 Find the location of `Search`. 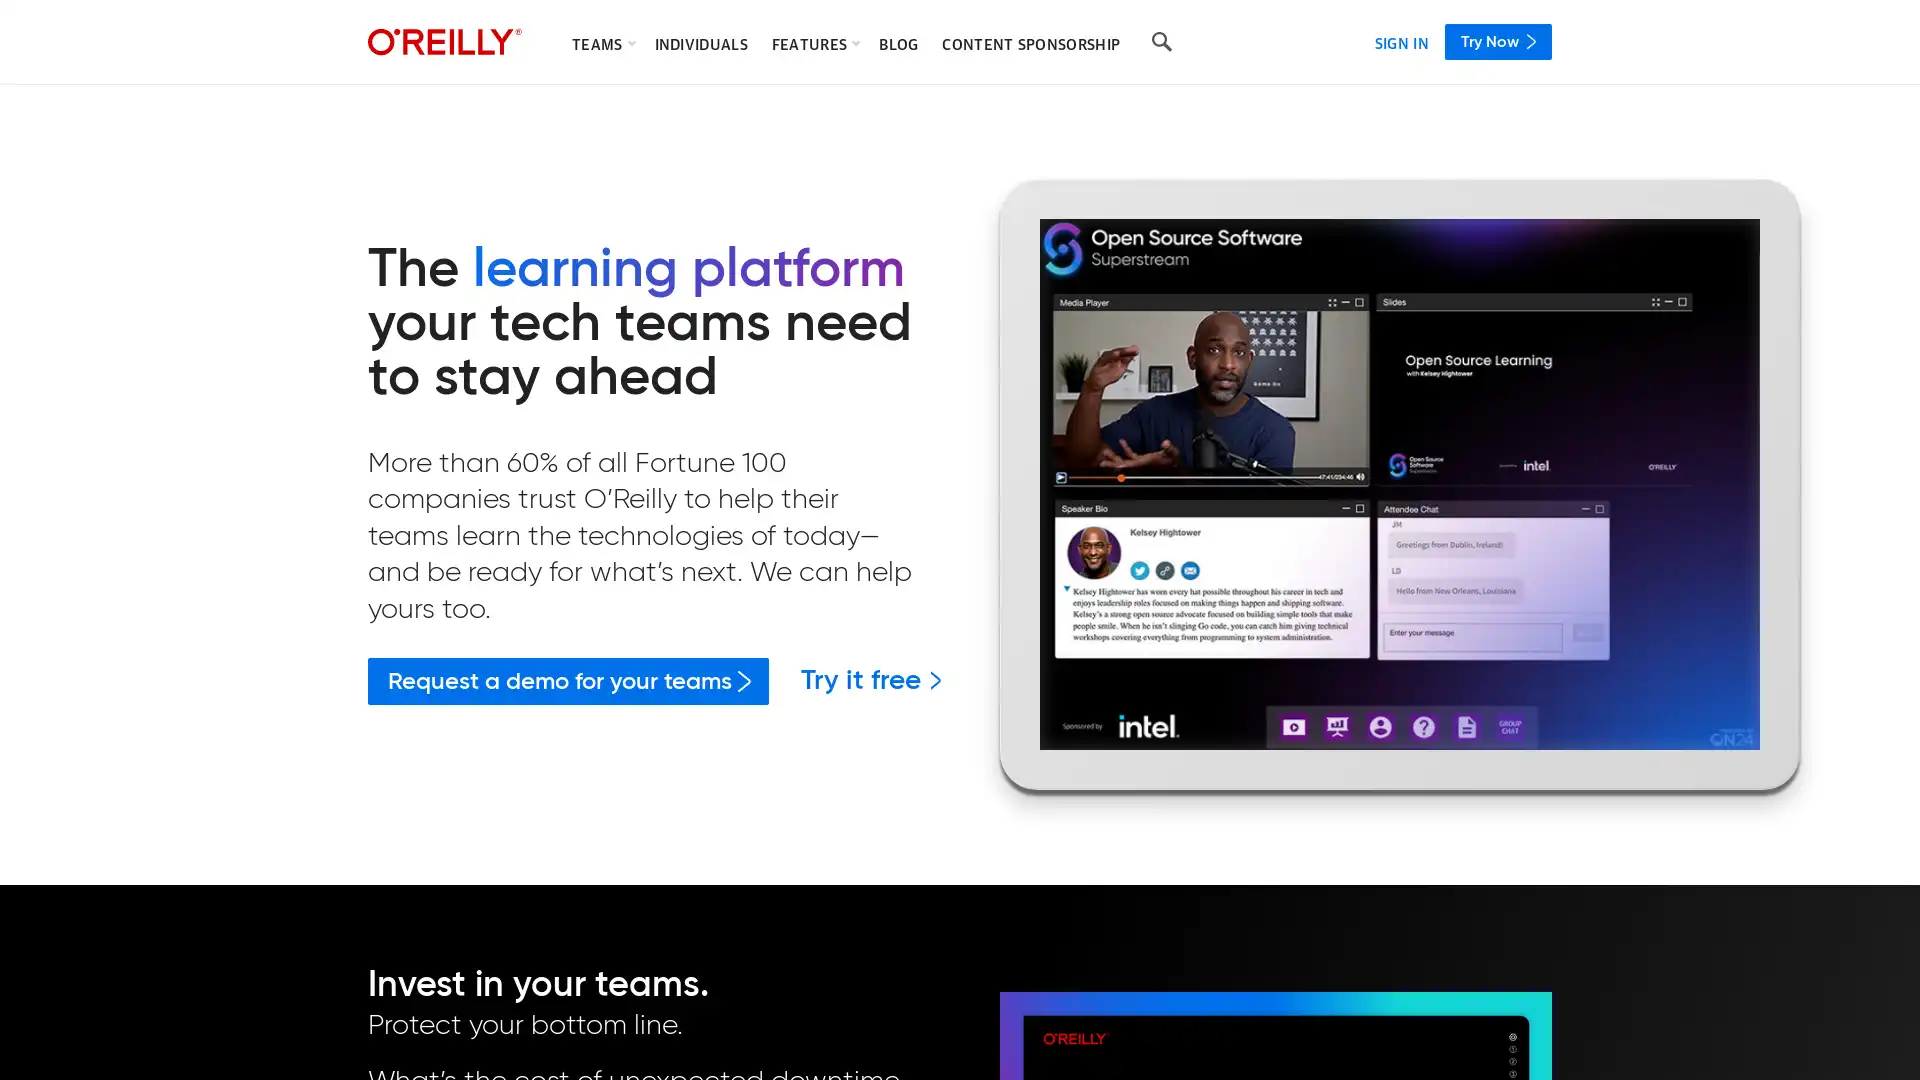

Search is located at coordinates (1161, 42).